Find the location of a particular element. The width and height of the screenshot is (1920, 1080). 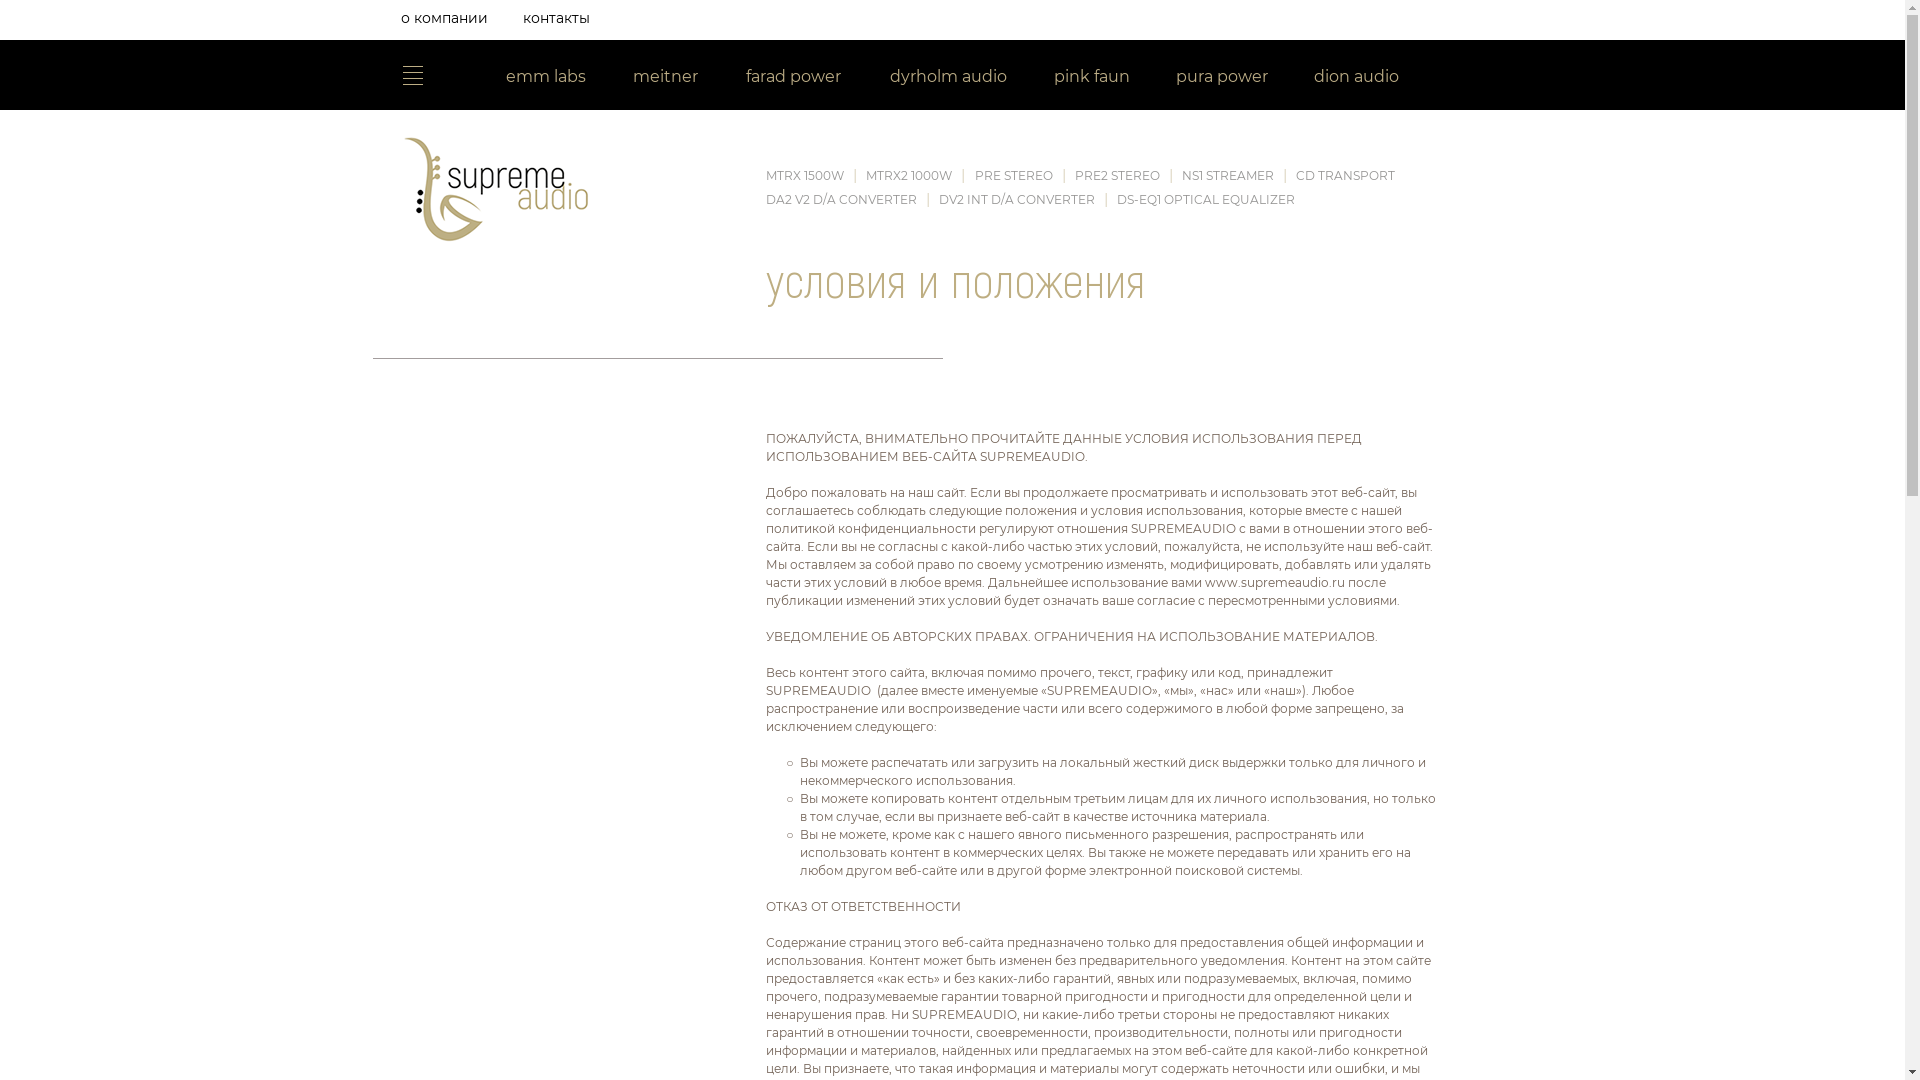

'DV2 INT D/A CONVERTER' is located at coordinates (1017, 199).